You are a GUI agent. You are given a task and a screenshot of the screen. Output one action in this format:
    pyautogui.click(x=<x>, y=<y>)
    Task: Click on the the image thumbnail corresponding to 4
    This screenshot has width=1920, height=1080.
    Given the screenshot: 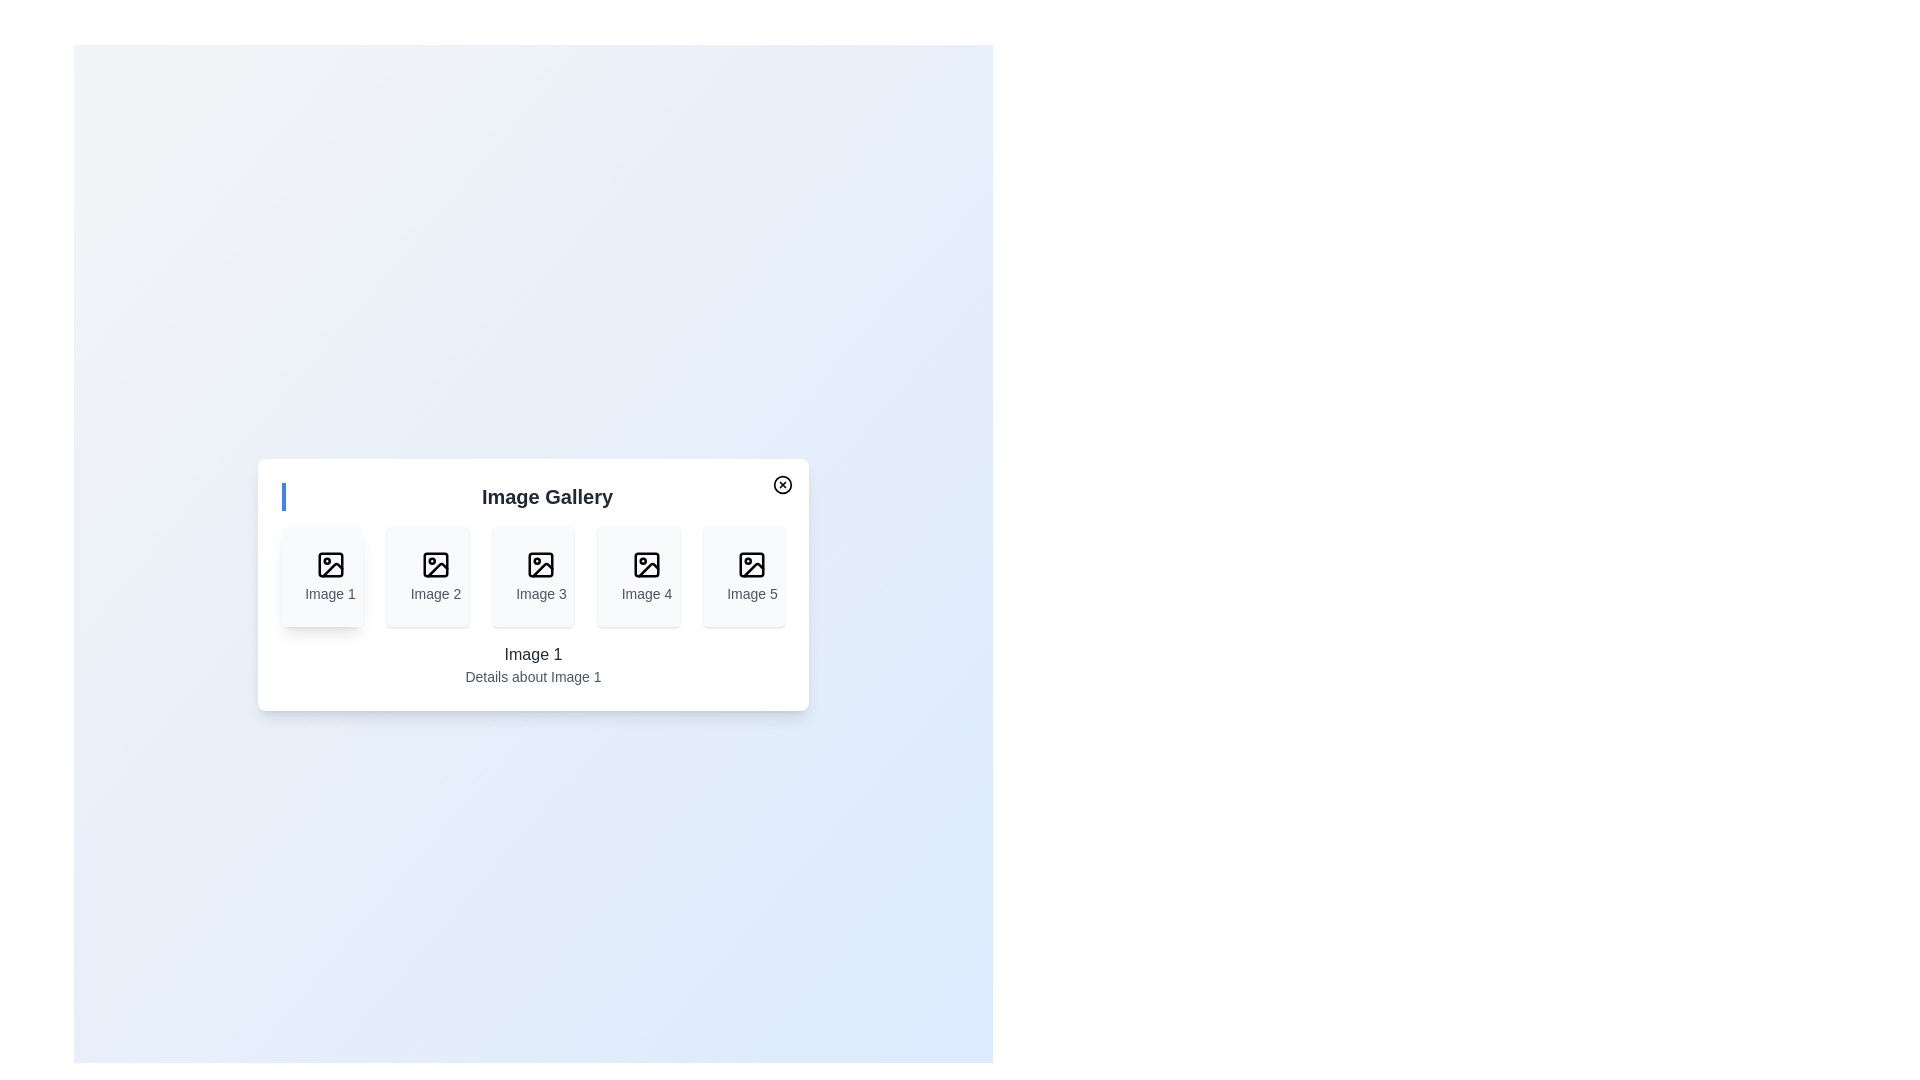 What is the action you would take?
    pyautogui.click(x=637, y=577)
    